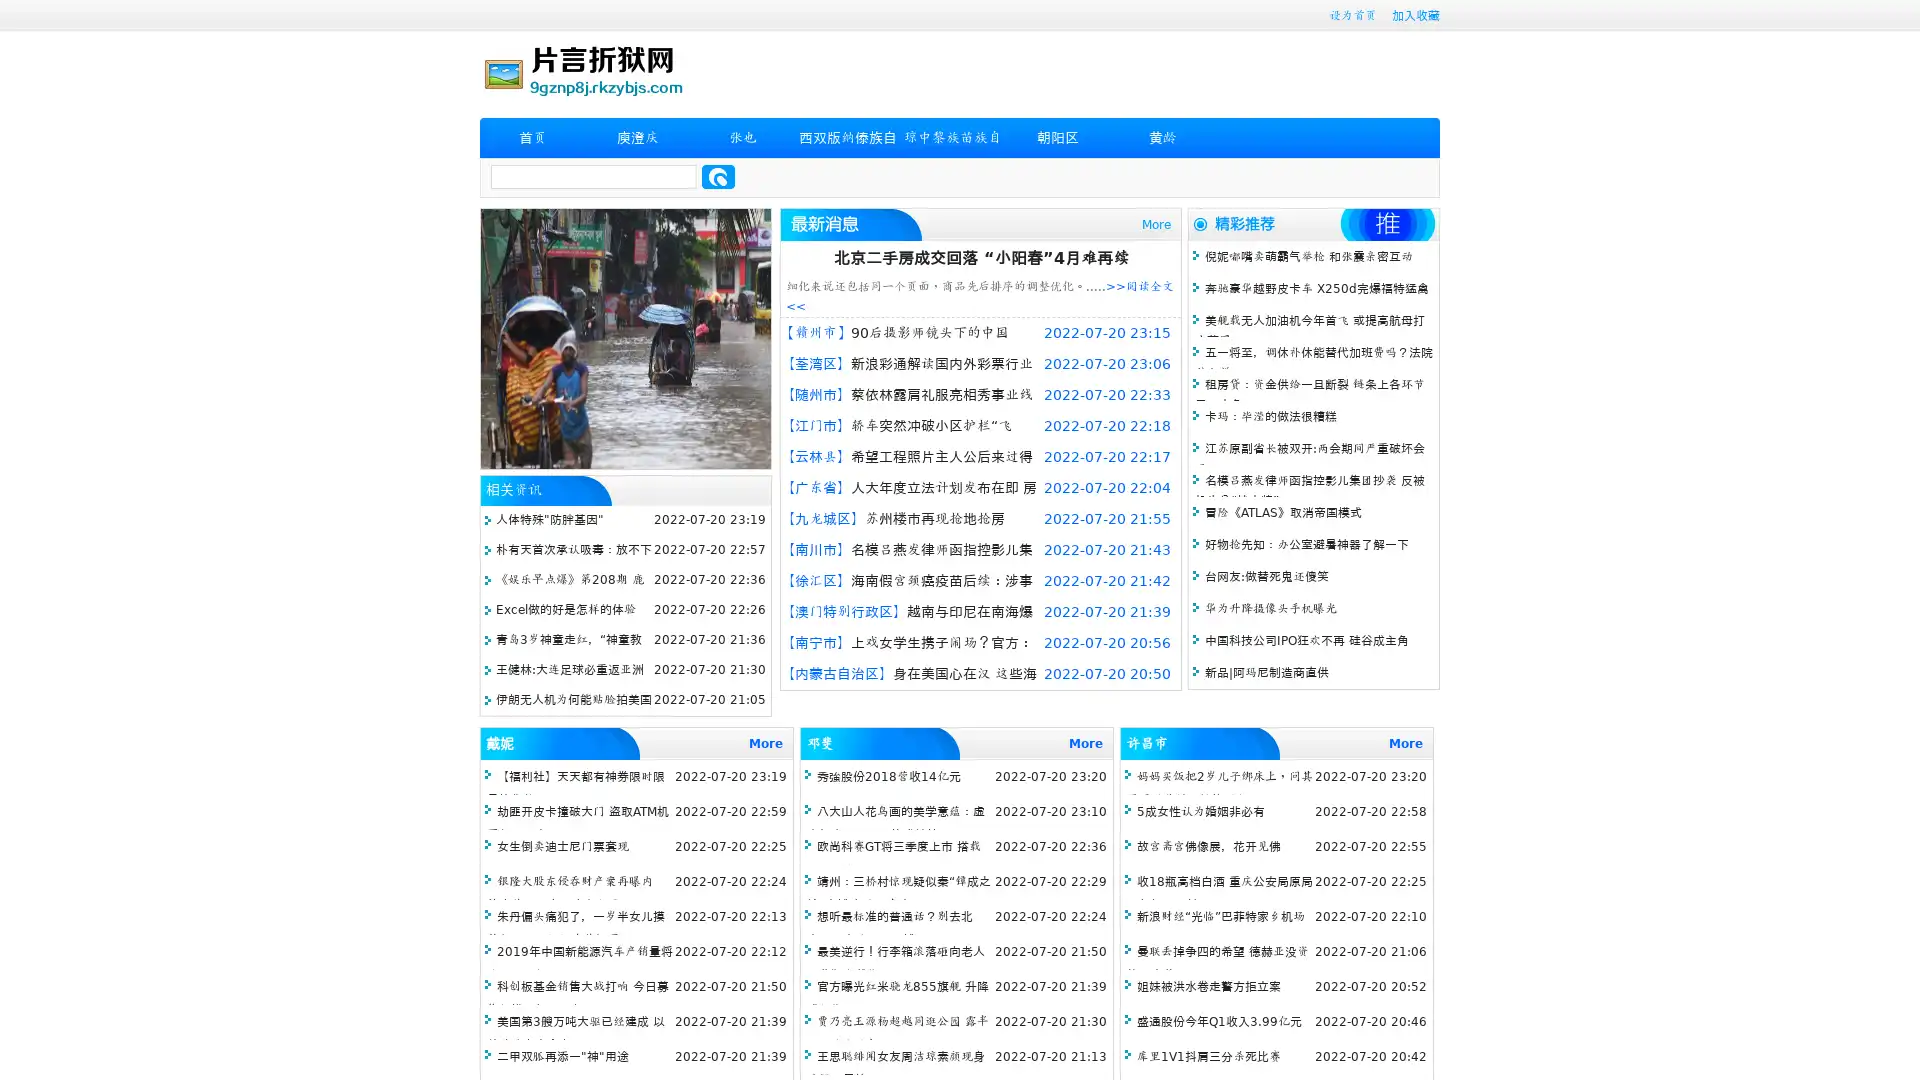 The width and height of the screenshot is (1920, 1080). Describe the element at coordinates (718, 176) in the screenshot. I see `Search` at that location.